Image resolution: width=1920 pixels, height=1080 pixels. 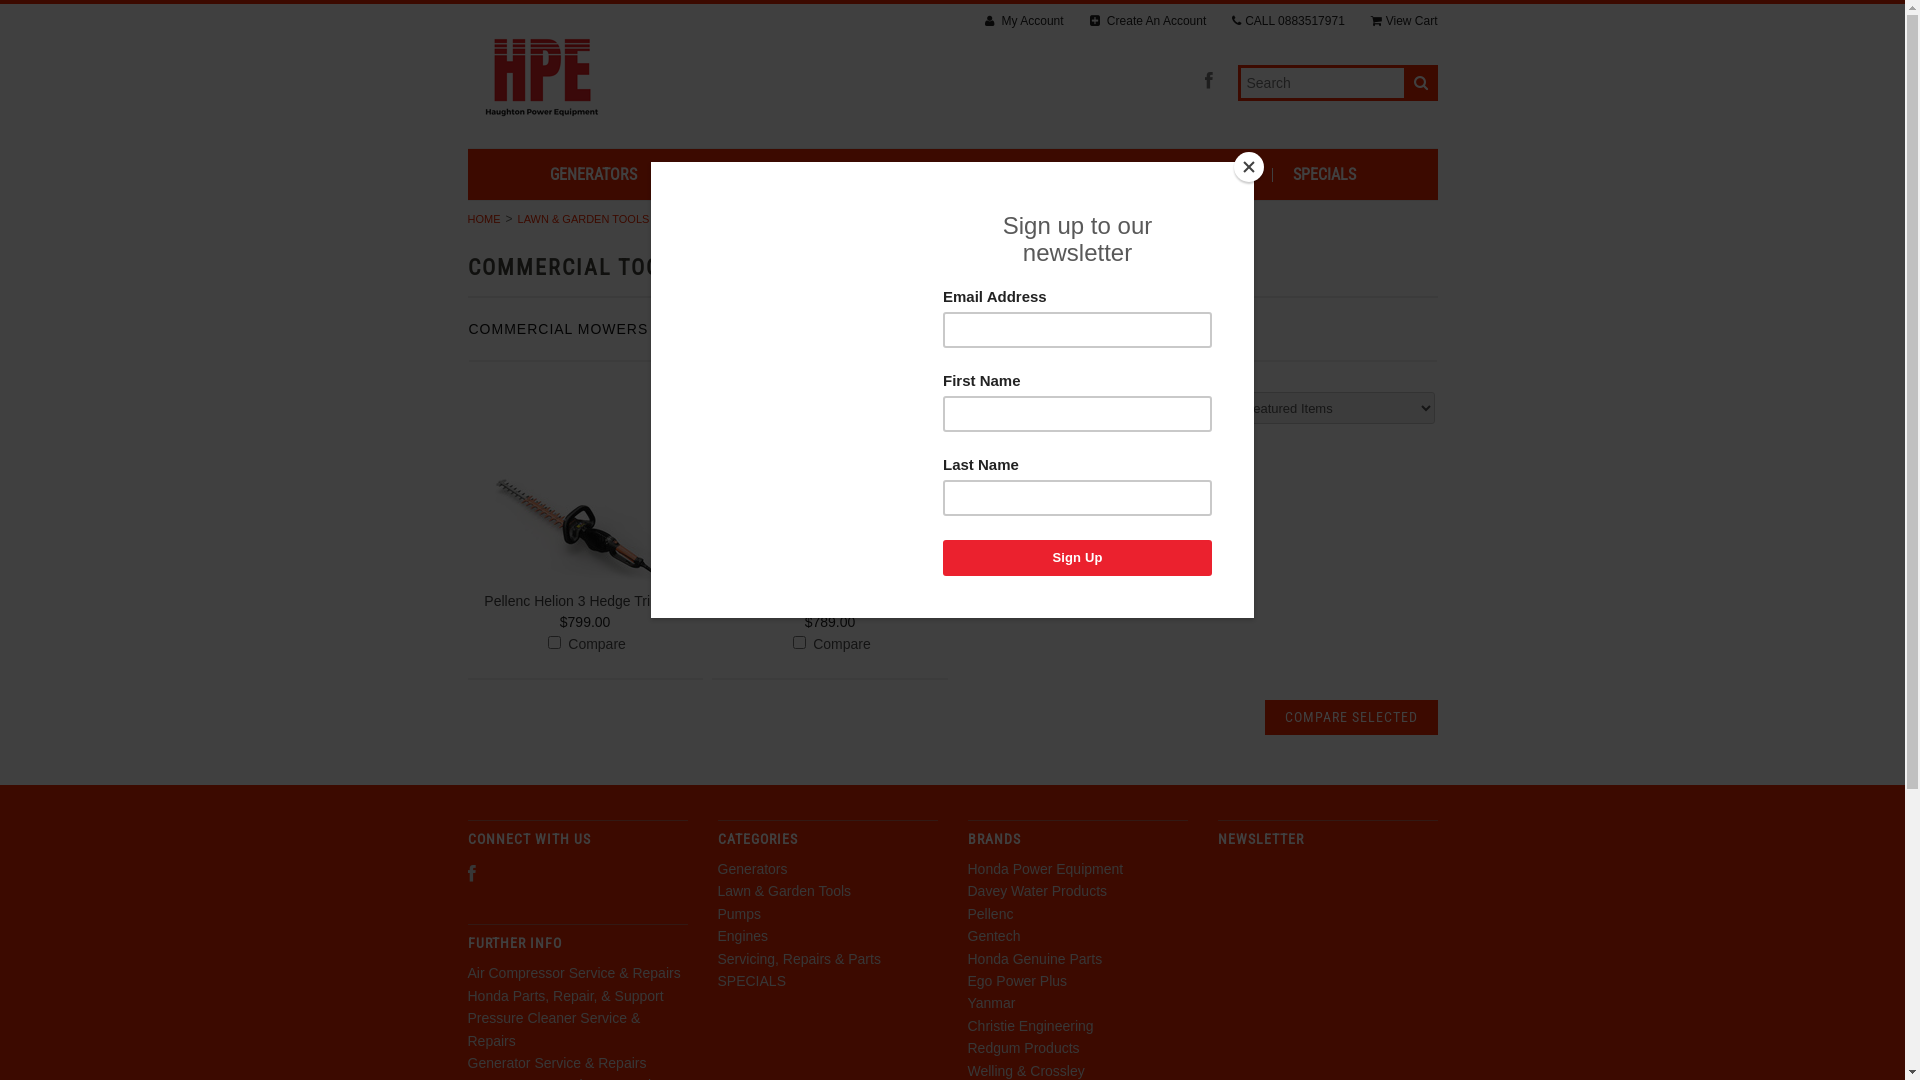 What do you see at coordinates (1045, 867) in the screenshot?
I see `'Honda Power Equipment'` at bounding box center [1045, 867].